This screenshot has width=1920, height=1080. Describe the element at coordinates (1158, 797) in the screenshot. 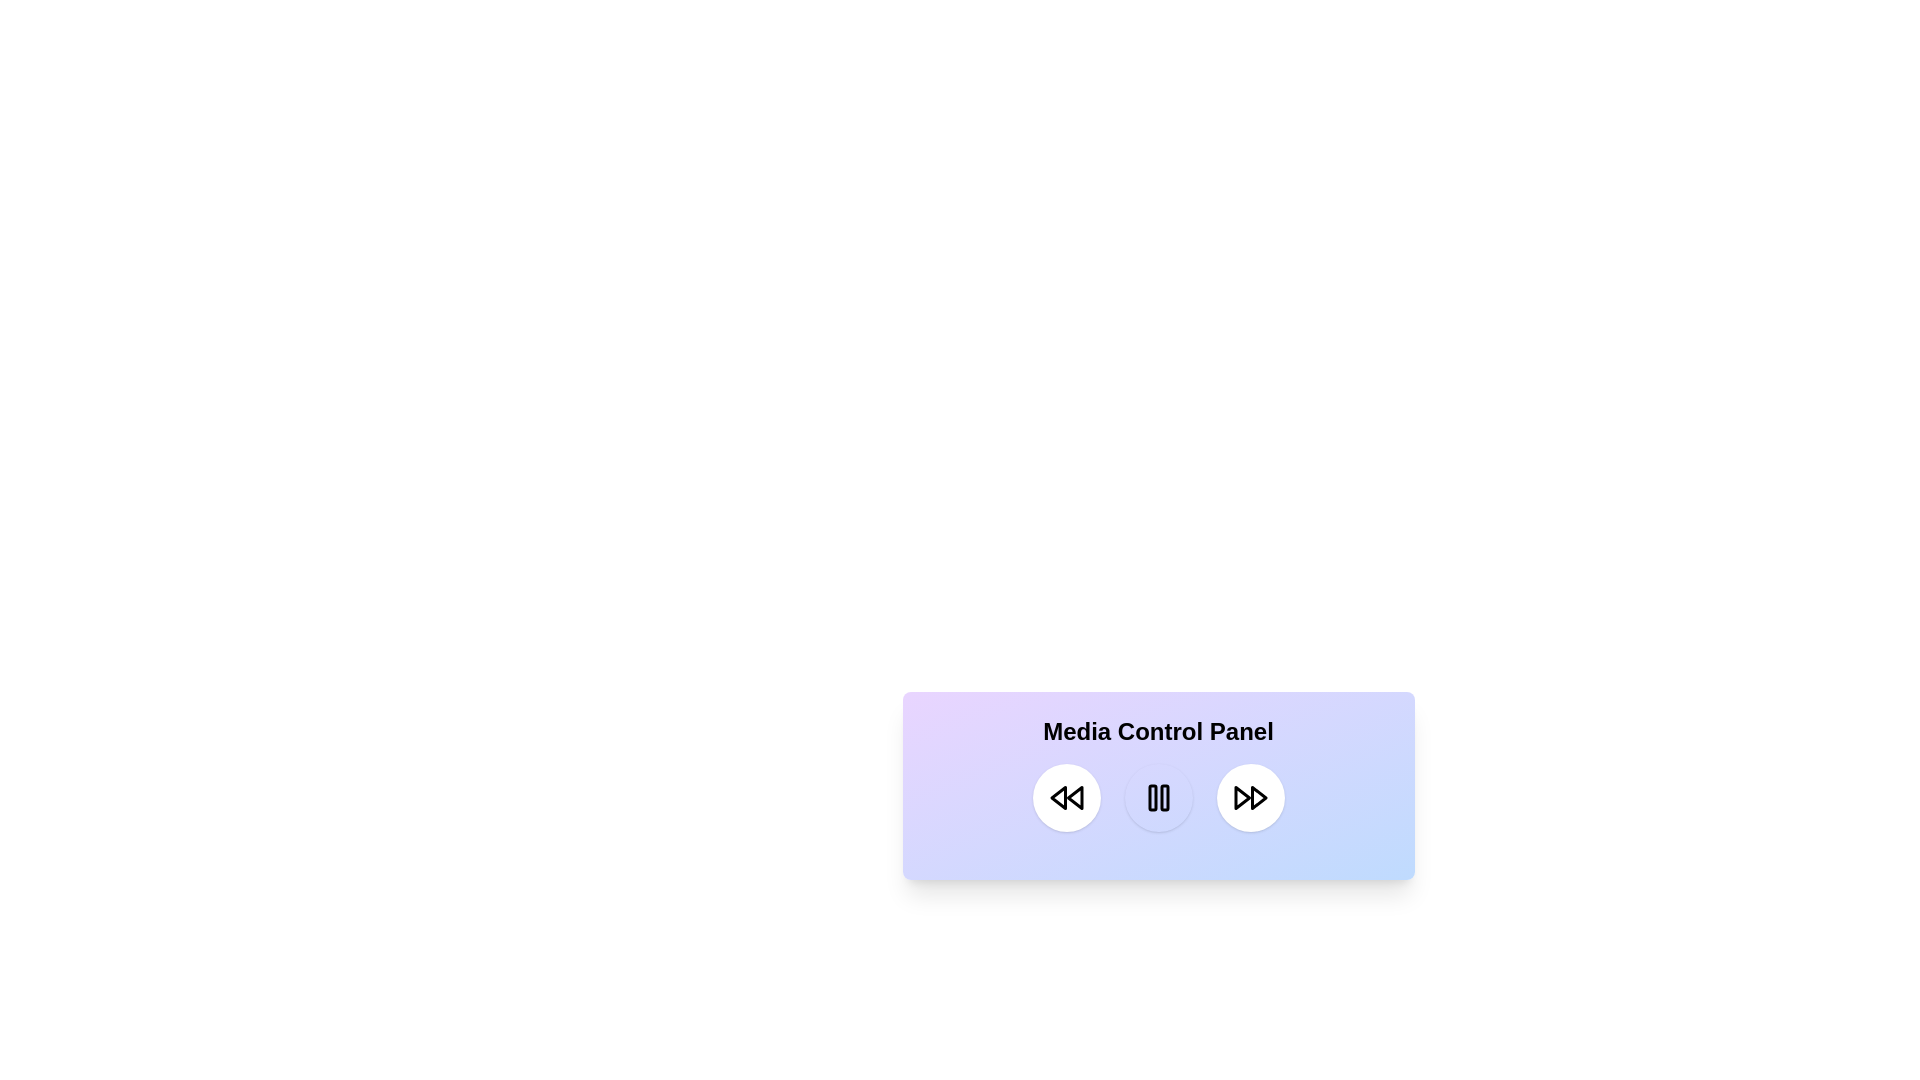

I see `the pause button located at the center of the media control panel` at that location.